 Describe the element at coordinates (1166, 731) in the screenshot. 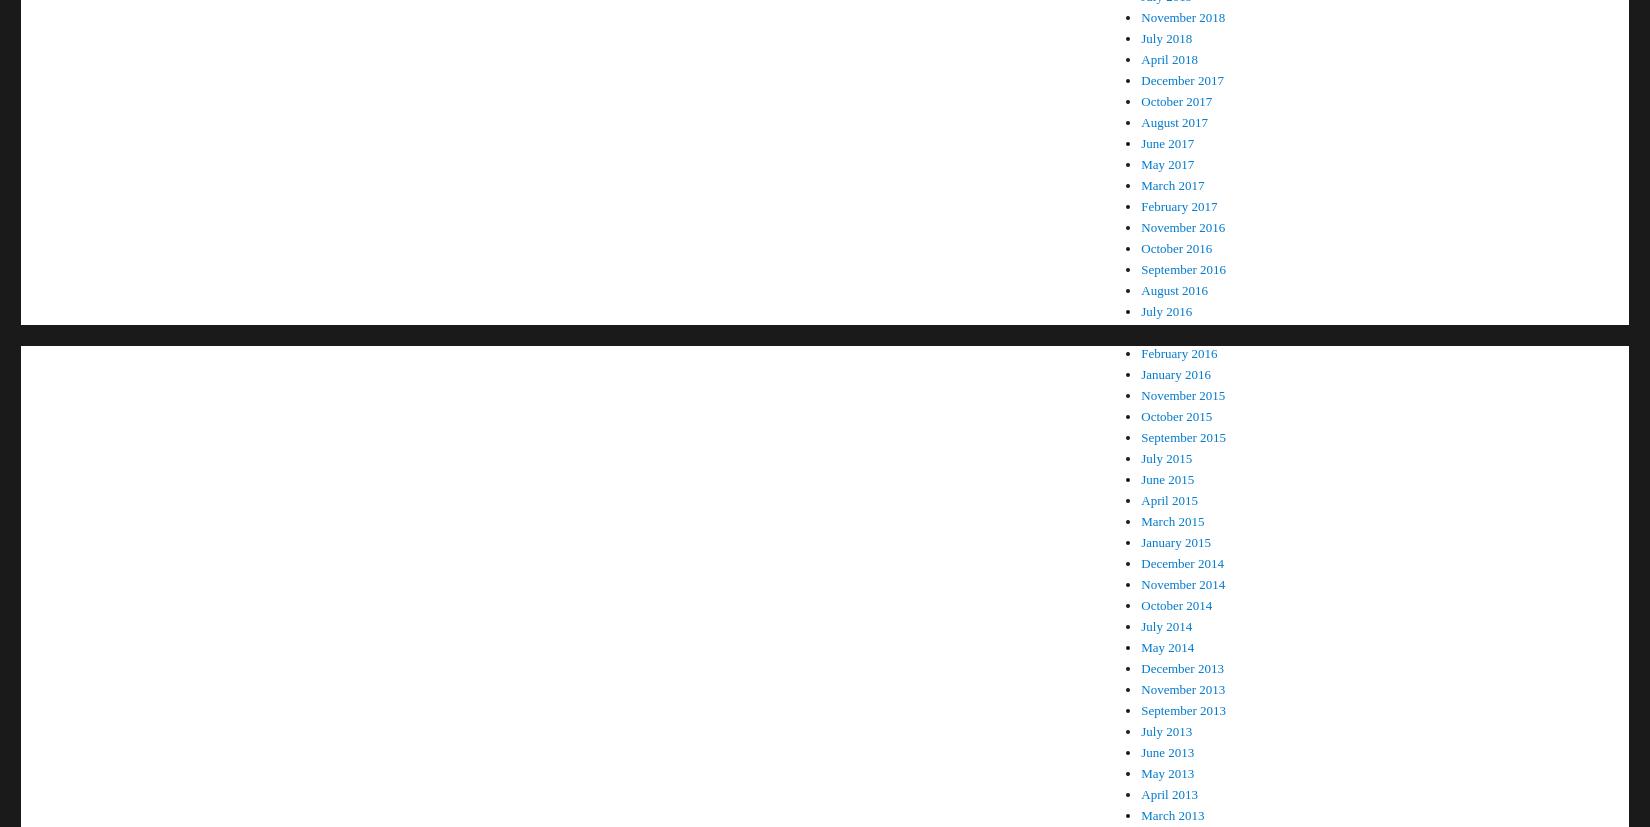

I see `'July 2013'` at that location.